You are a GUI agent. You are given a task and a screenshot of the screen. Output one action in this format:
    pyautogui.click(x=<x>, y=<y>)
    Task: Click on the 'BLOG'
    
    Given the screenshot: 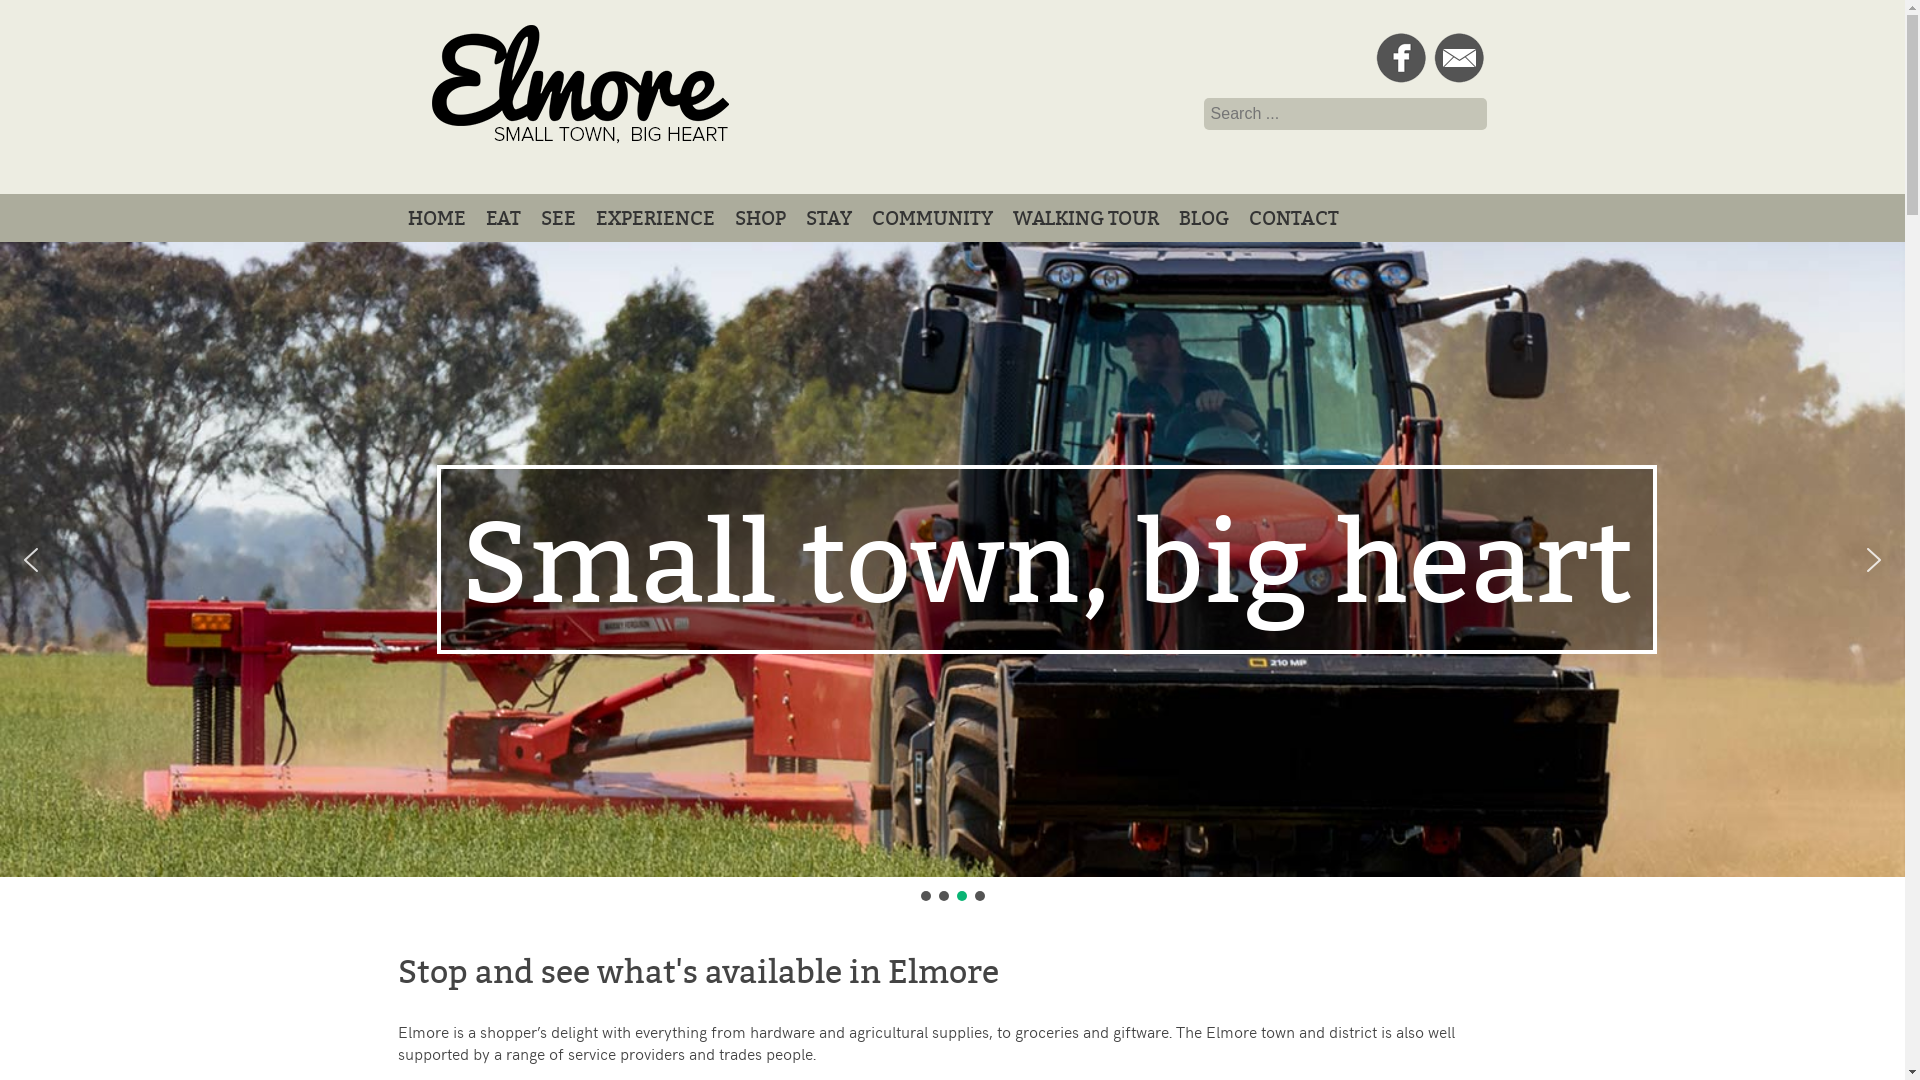 What is the action you would take?
    pyautogui.click(x=1202, y=218)
    